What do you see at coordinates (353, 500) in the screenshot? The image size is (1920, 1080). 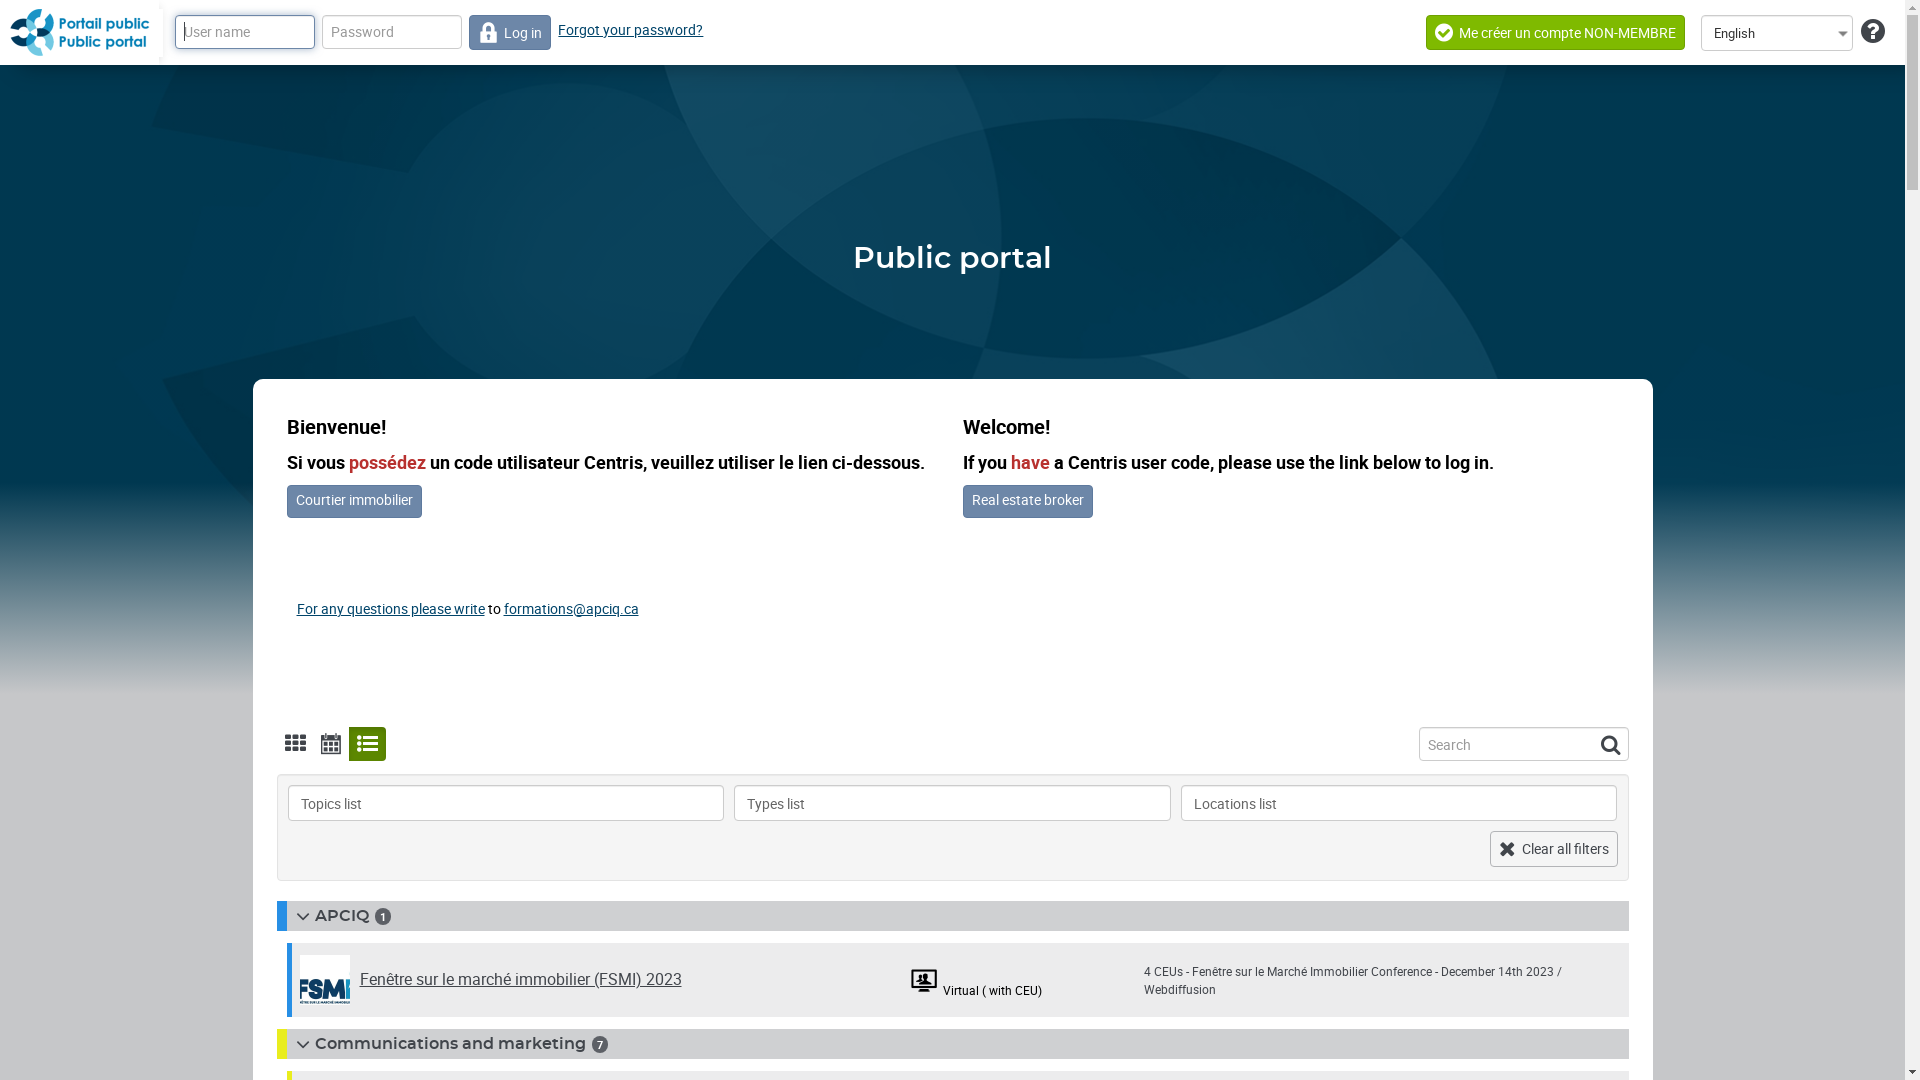 I see `'Courtier immobilier'` at bounding box center [353, 500].